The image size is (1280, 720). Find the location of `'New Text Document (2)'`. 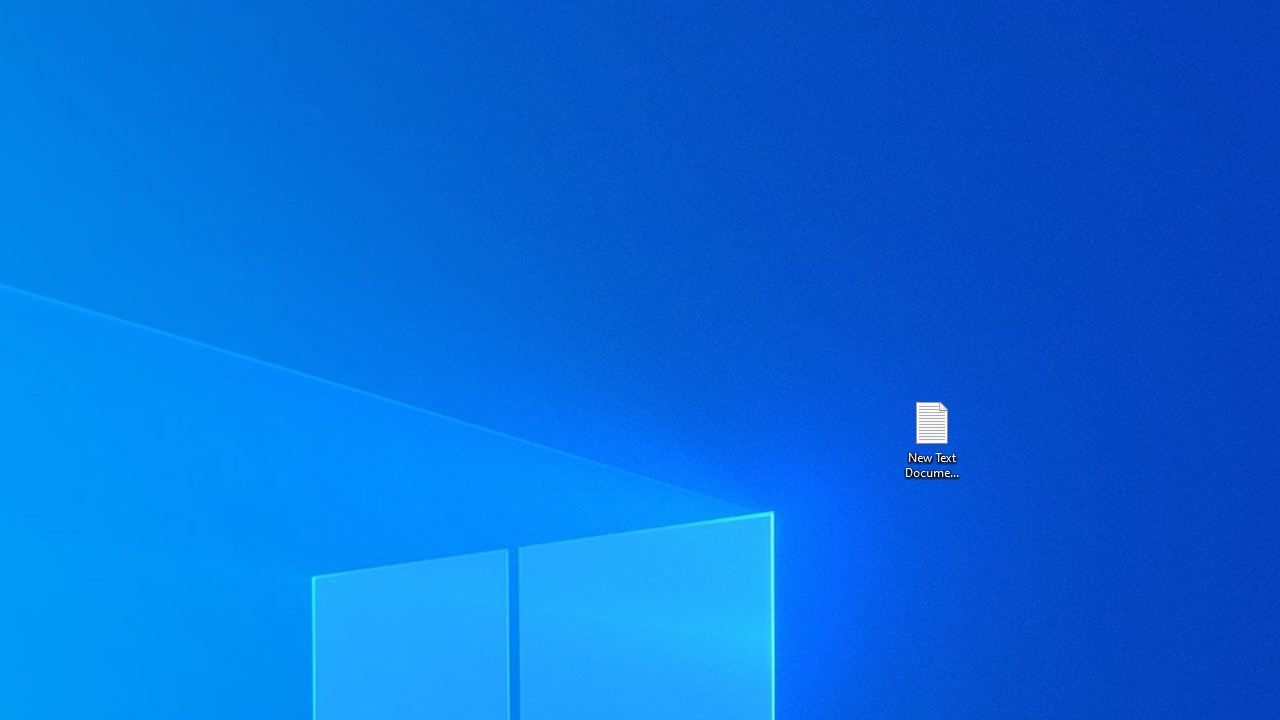

'New Text Document (2)' is located at coordinates (930, 438).